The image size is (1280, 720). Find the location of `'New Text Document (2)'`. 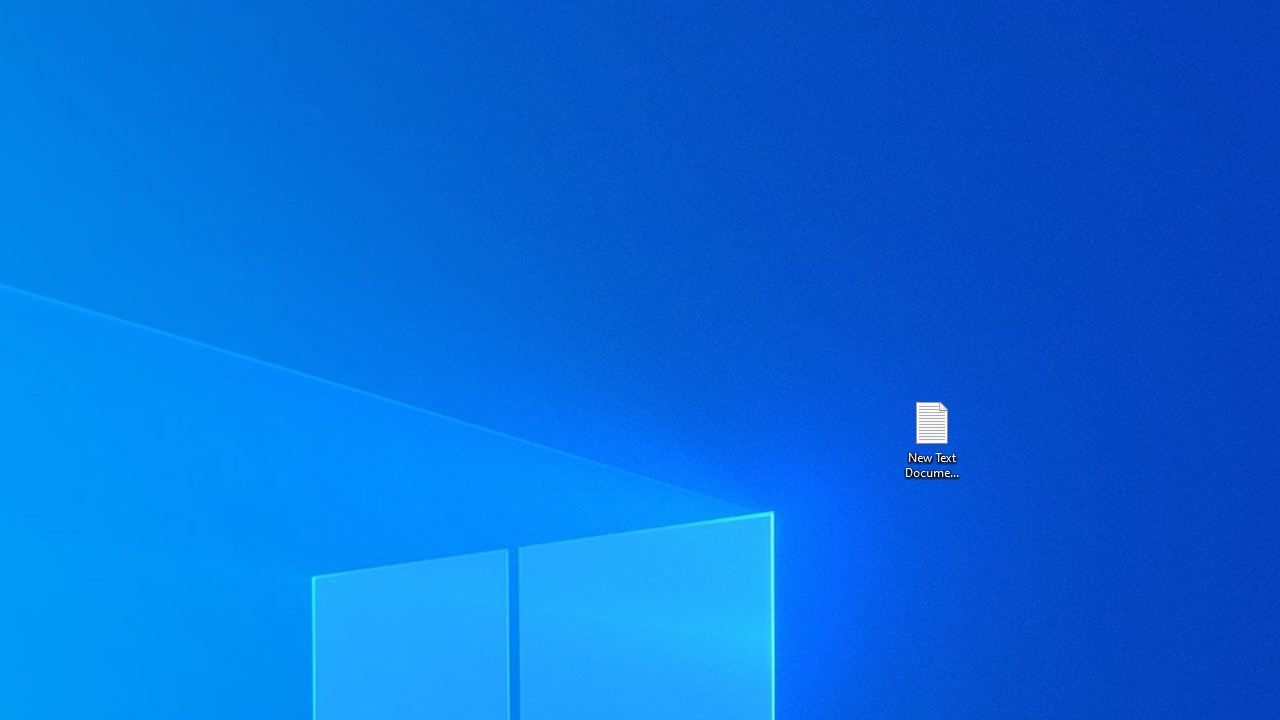

'New Text Document (2)' is located at coordinates (930, 438).